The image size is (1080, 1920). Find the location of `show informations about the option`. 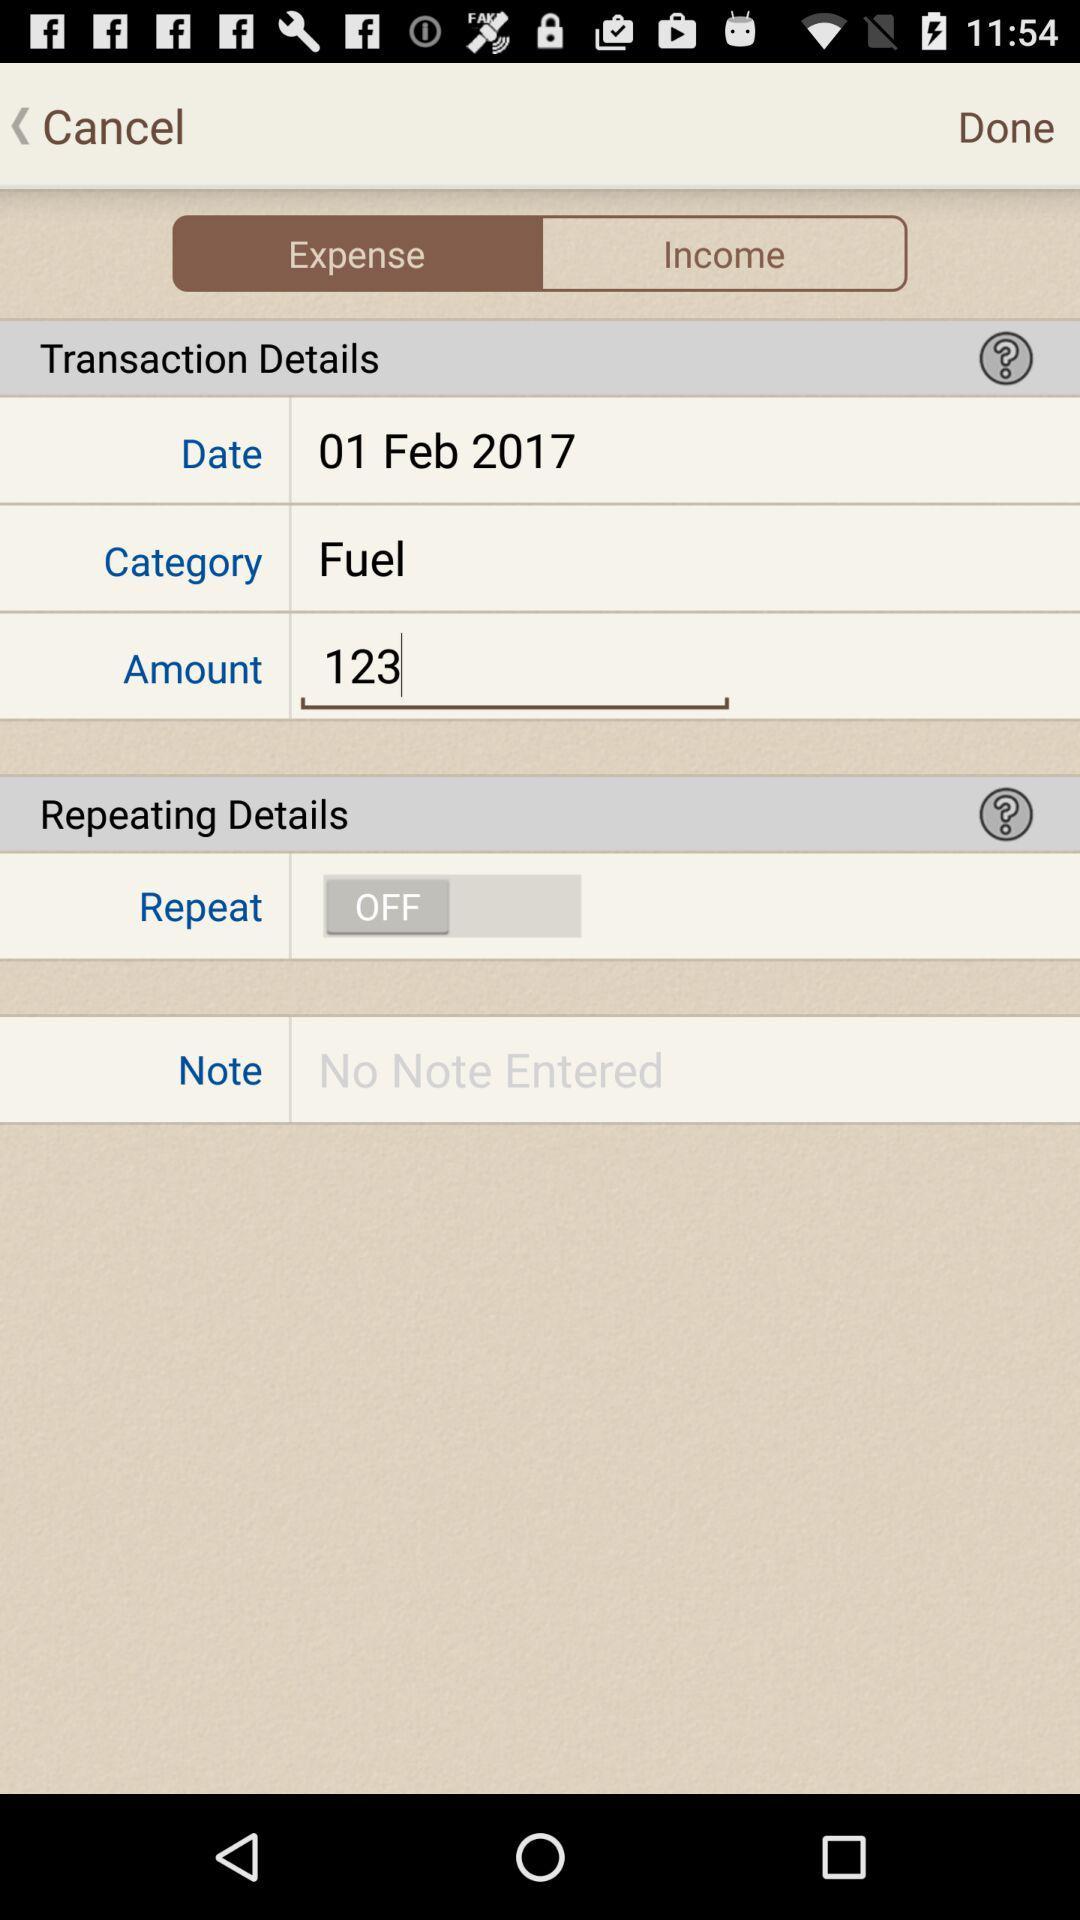

show informations about the option is located at coordinates (1006, 357).